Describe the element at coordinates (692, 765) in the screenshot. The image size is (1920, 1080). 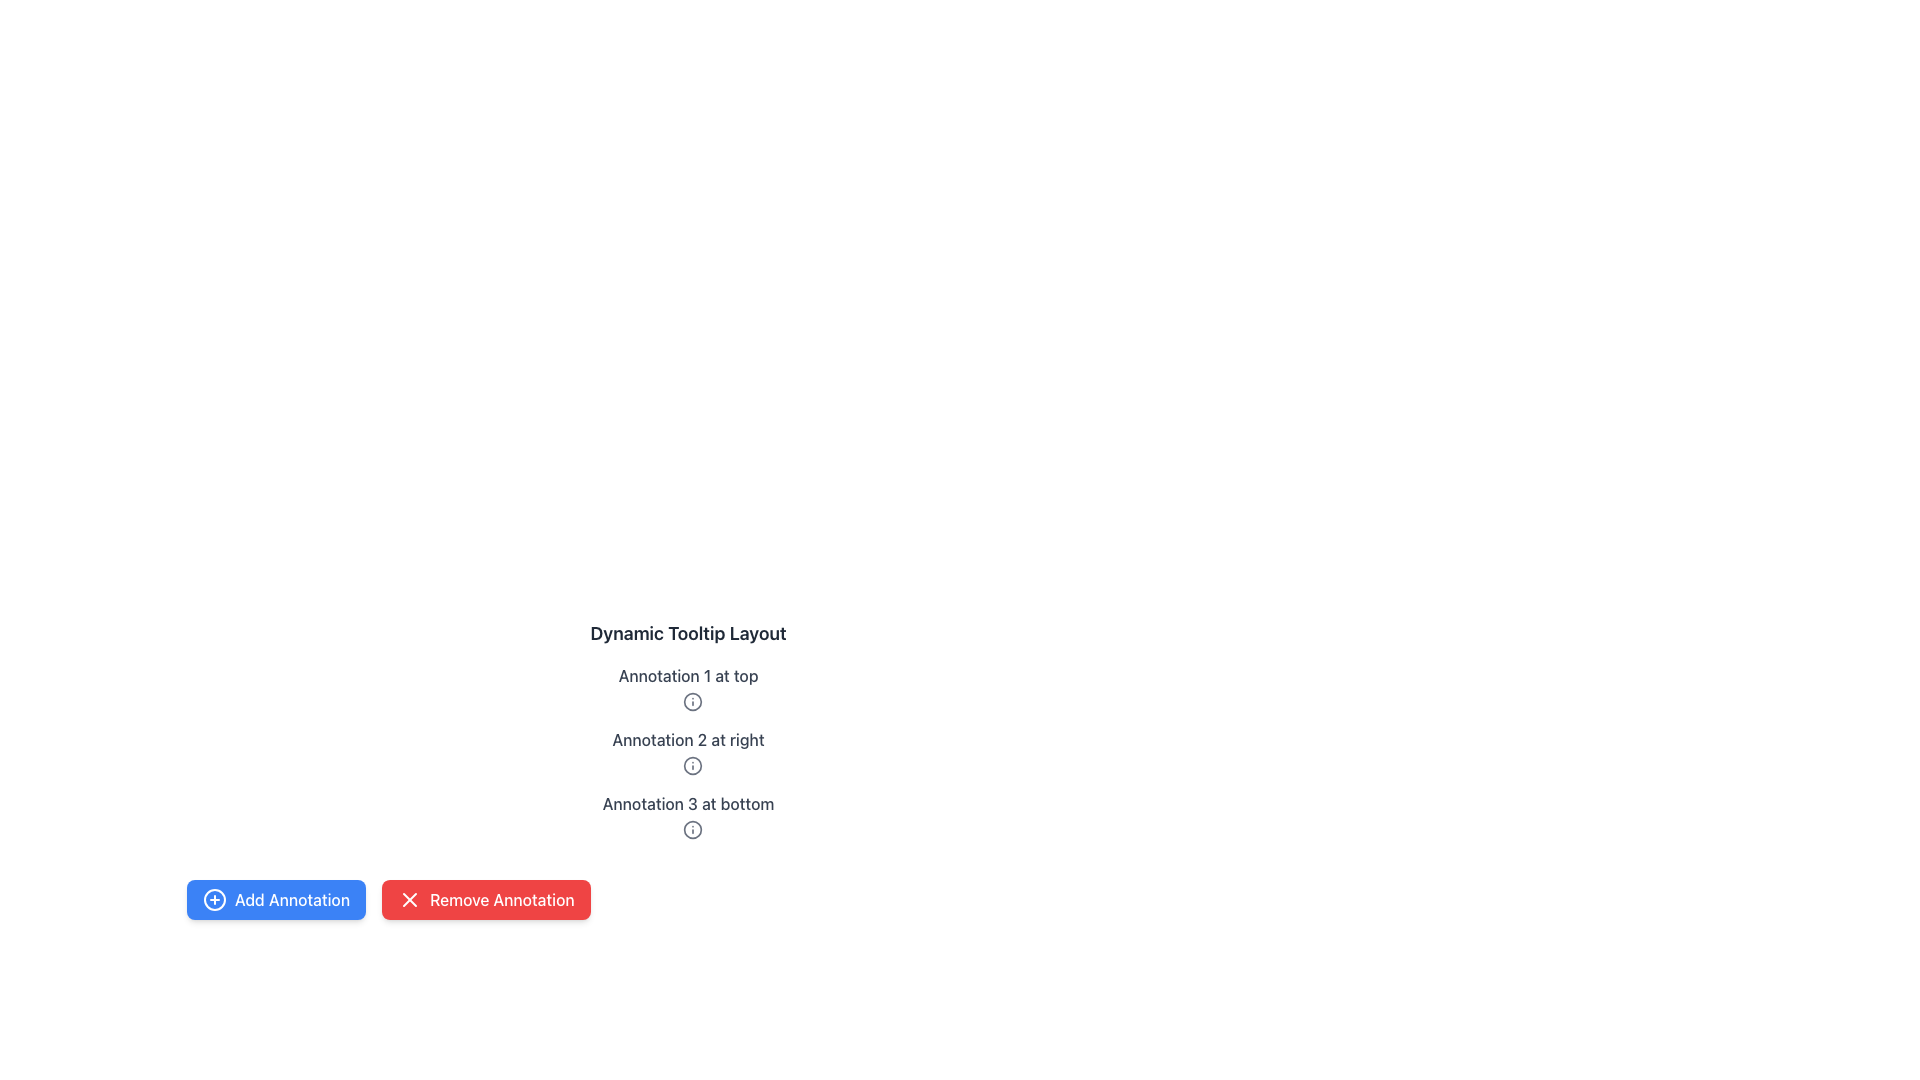
I see `the informational SVG icon located in the second annotation block titled 'Annotation 2 at right'` at that location.